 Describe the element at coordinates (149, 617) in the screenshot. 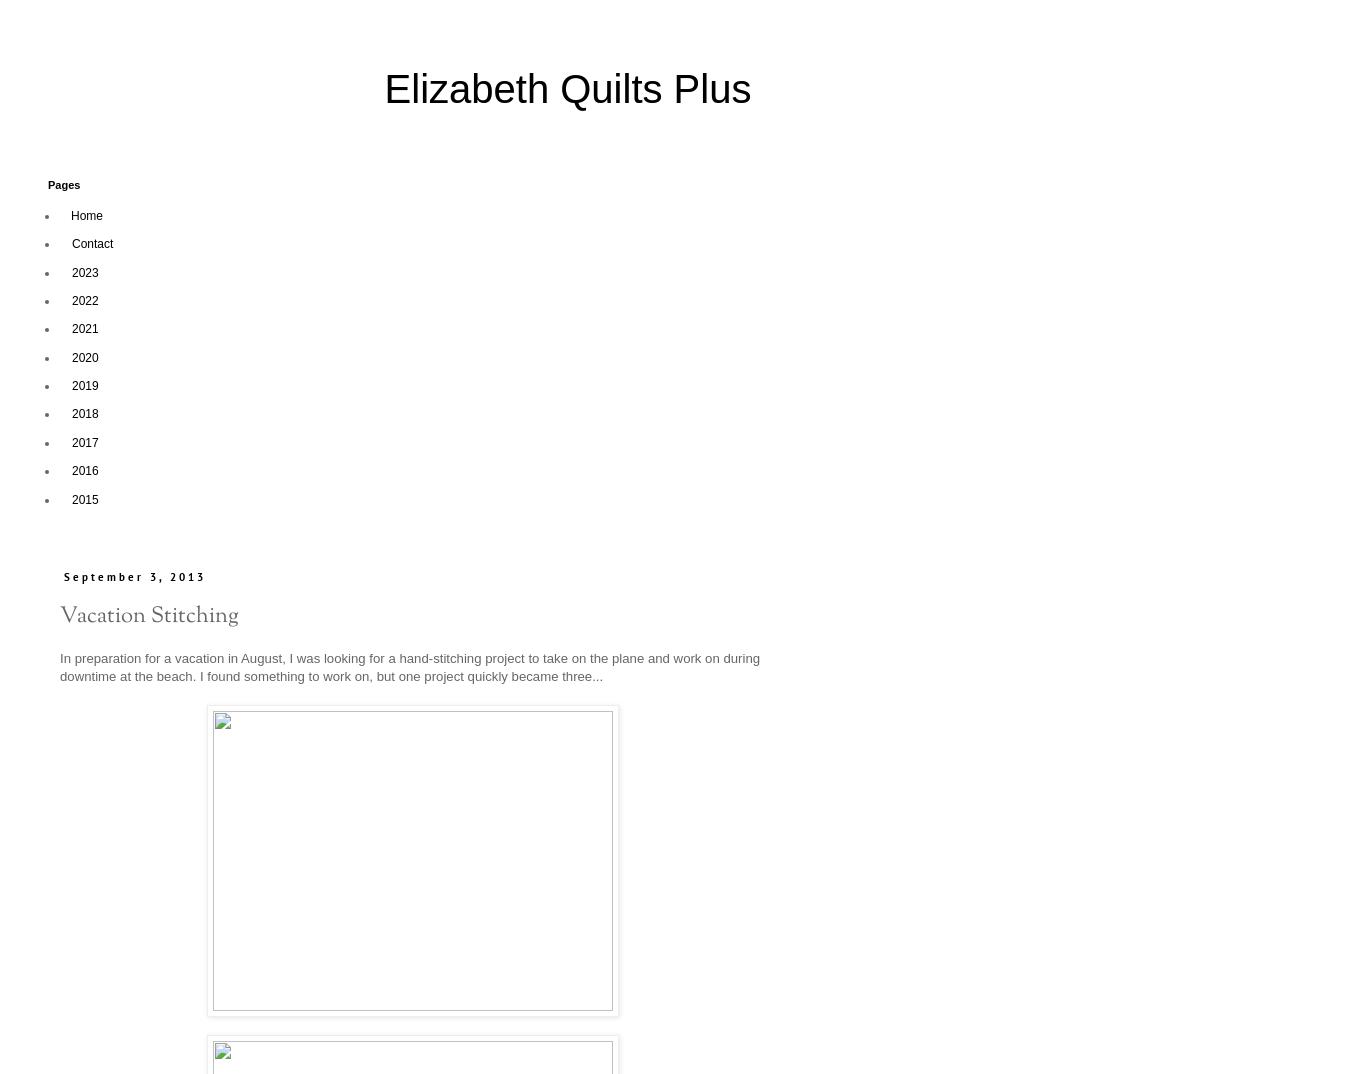

I see `'Vacation Stitching'` at that location.